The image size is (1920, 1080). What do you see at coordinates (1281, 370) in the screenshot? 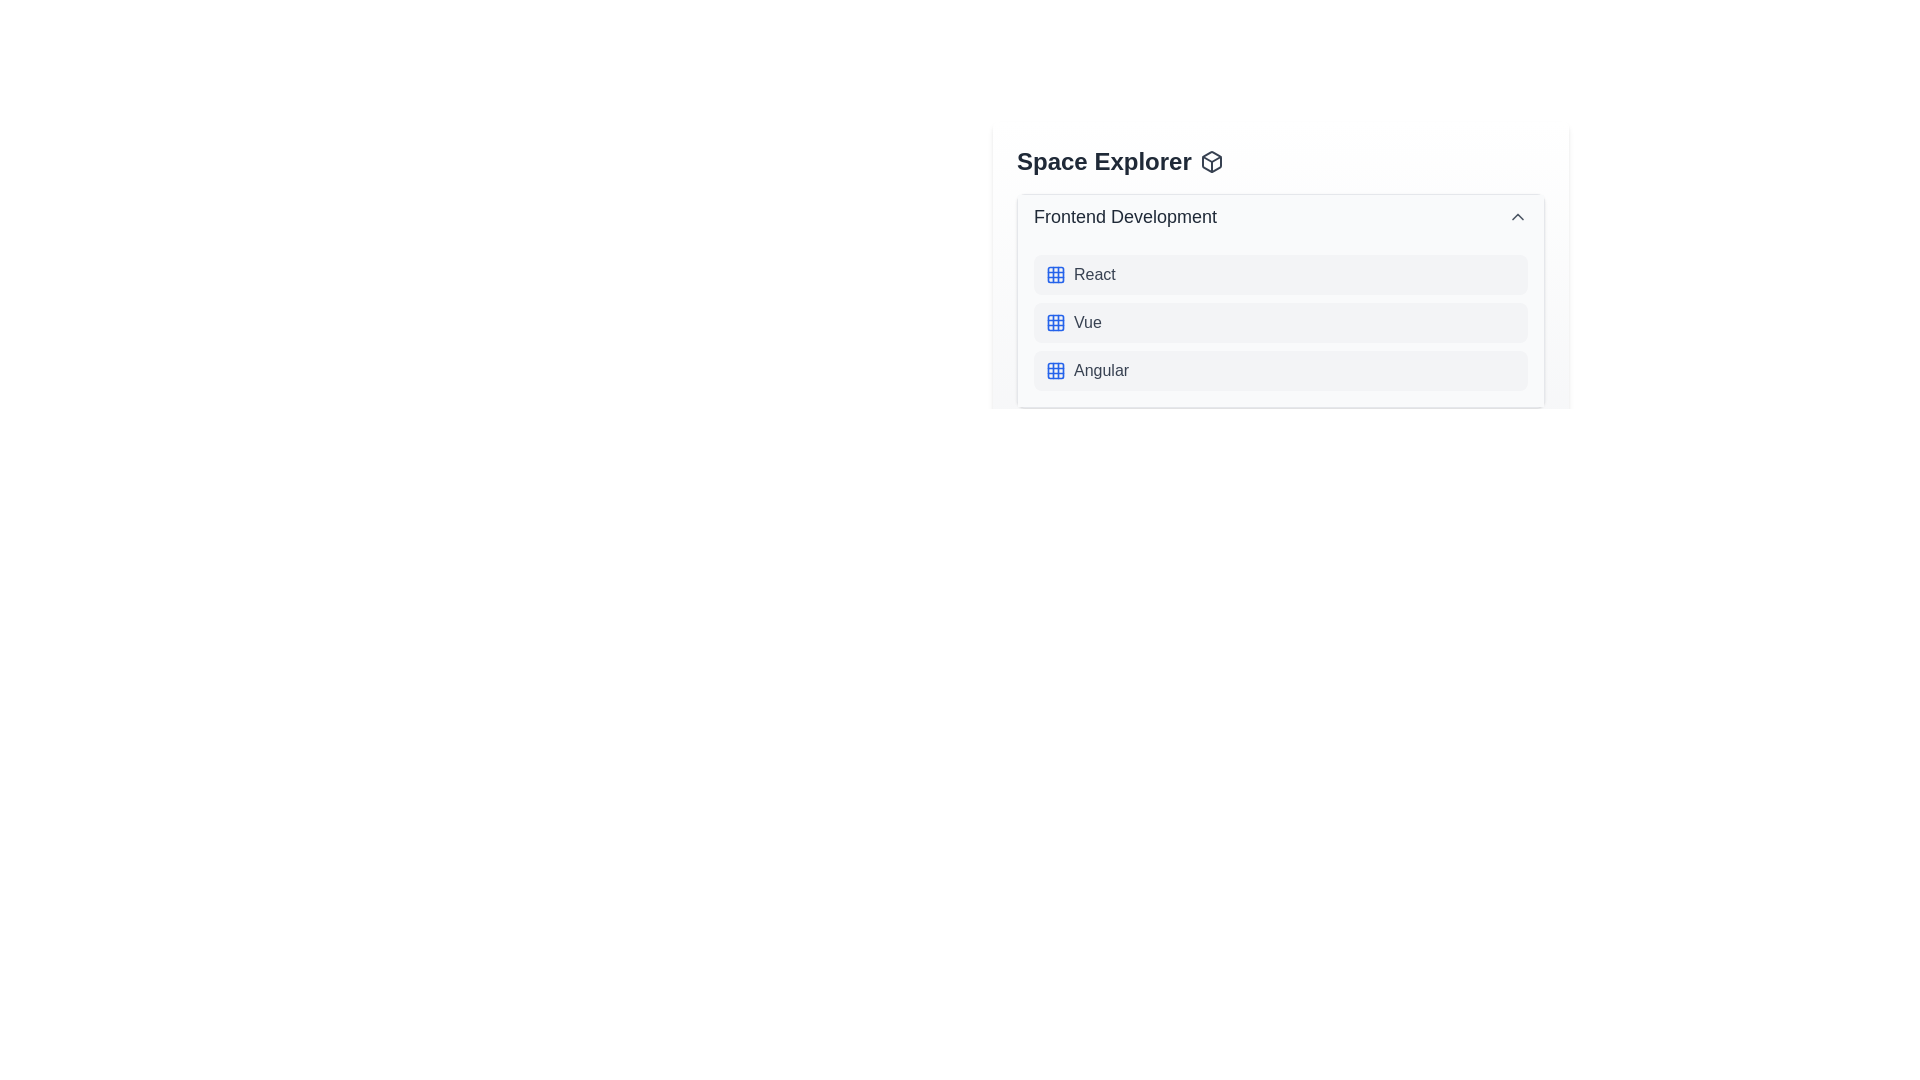
I see `the 'Angular' option in the 'Frontend Development' category, which is the last item in the list after 'React' and 'Vue'` at bounding box center [1281, 370].